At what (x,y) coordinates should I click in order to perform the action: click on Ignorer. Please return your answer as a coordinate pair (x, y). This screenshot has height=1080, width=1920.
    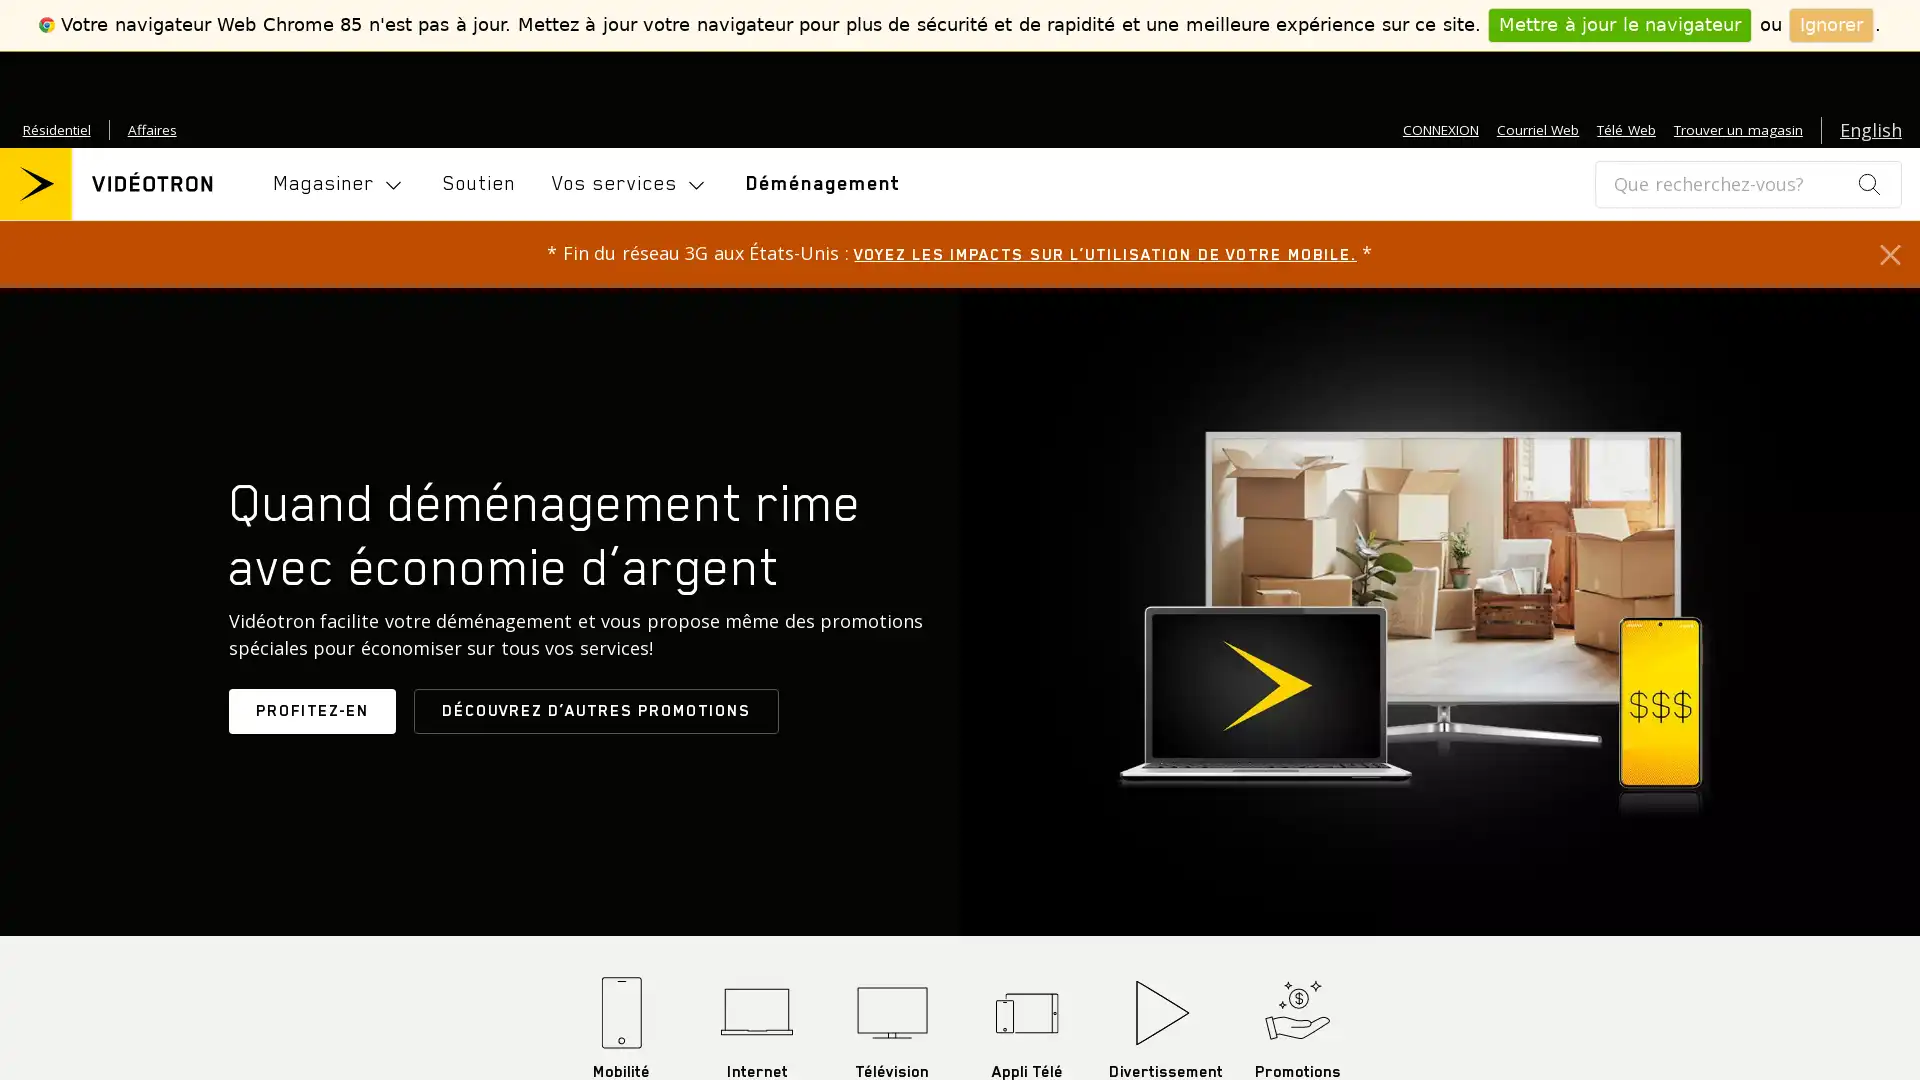
    Looking at the image, I should click on (1831, 24).